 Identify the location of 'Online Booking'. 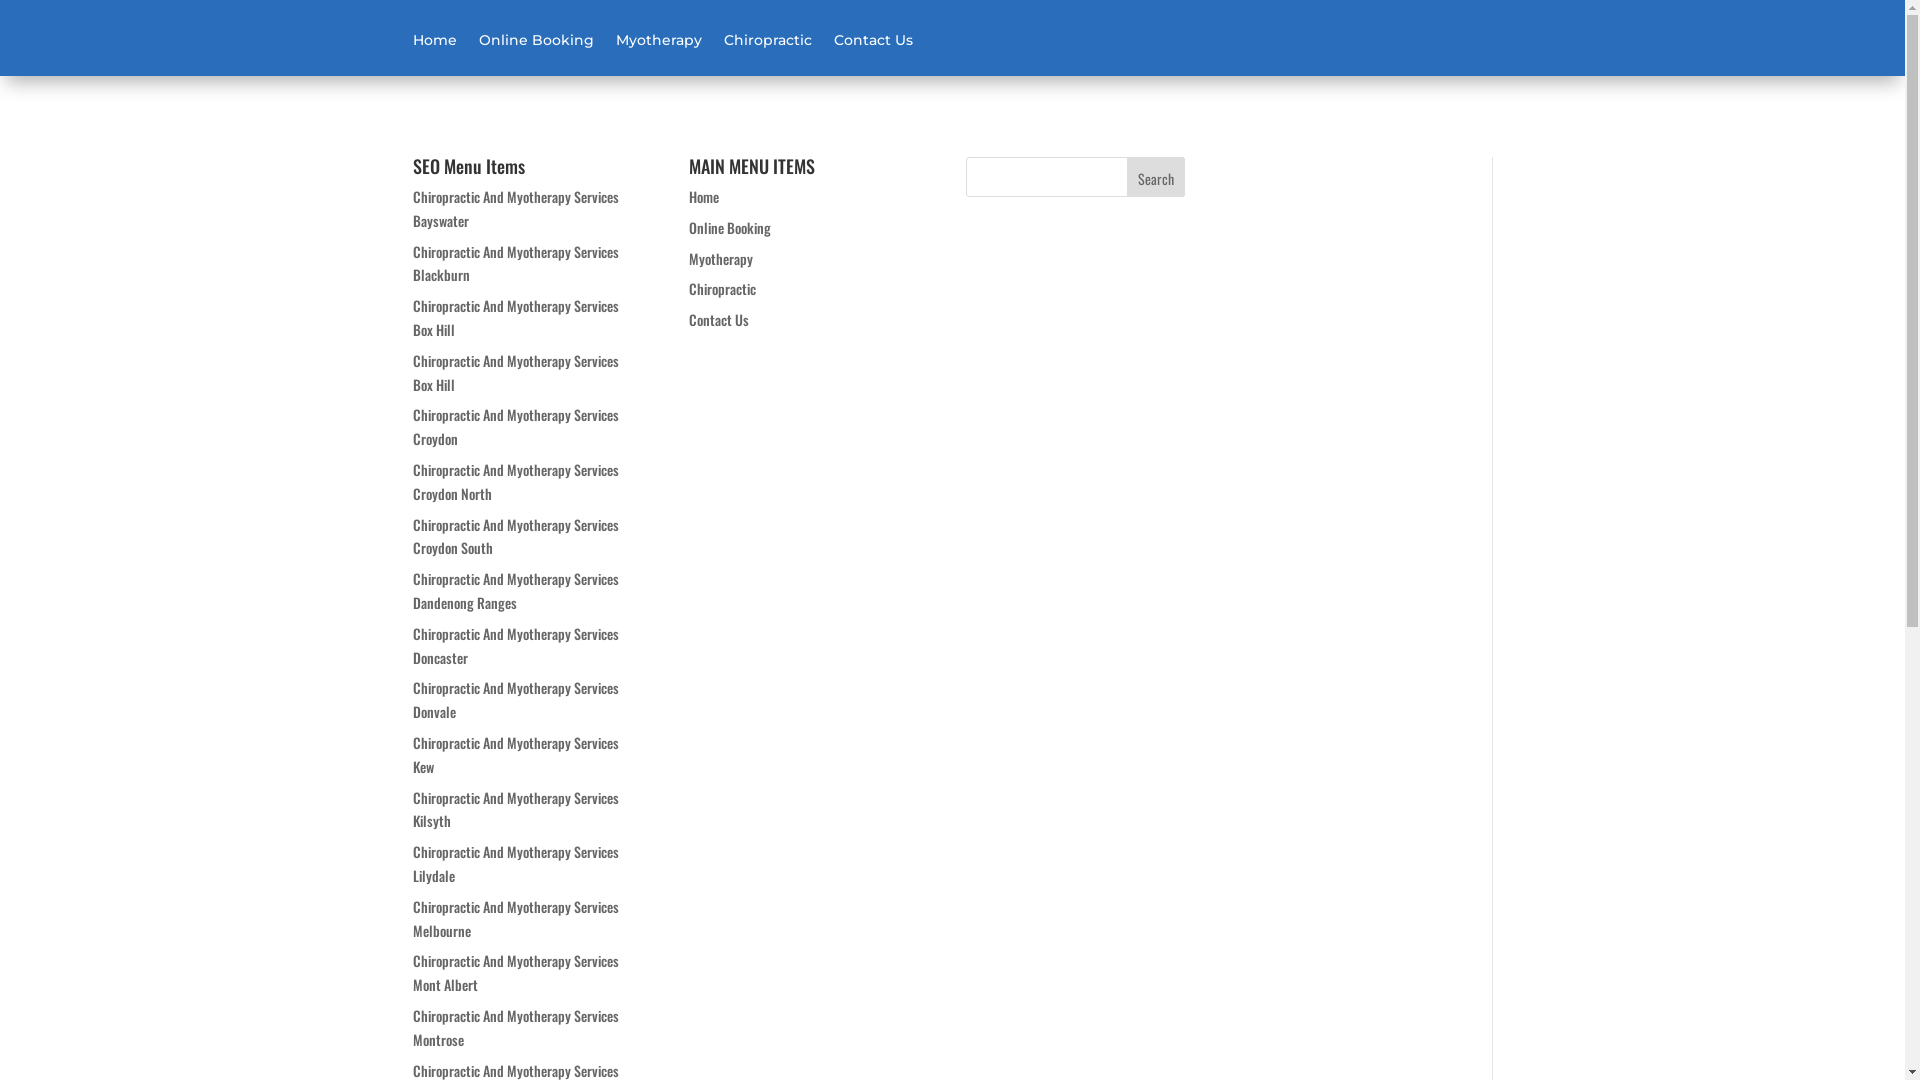
(728, 226).